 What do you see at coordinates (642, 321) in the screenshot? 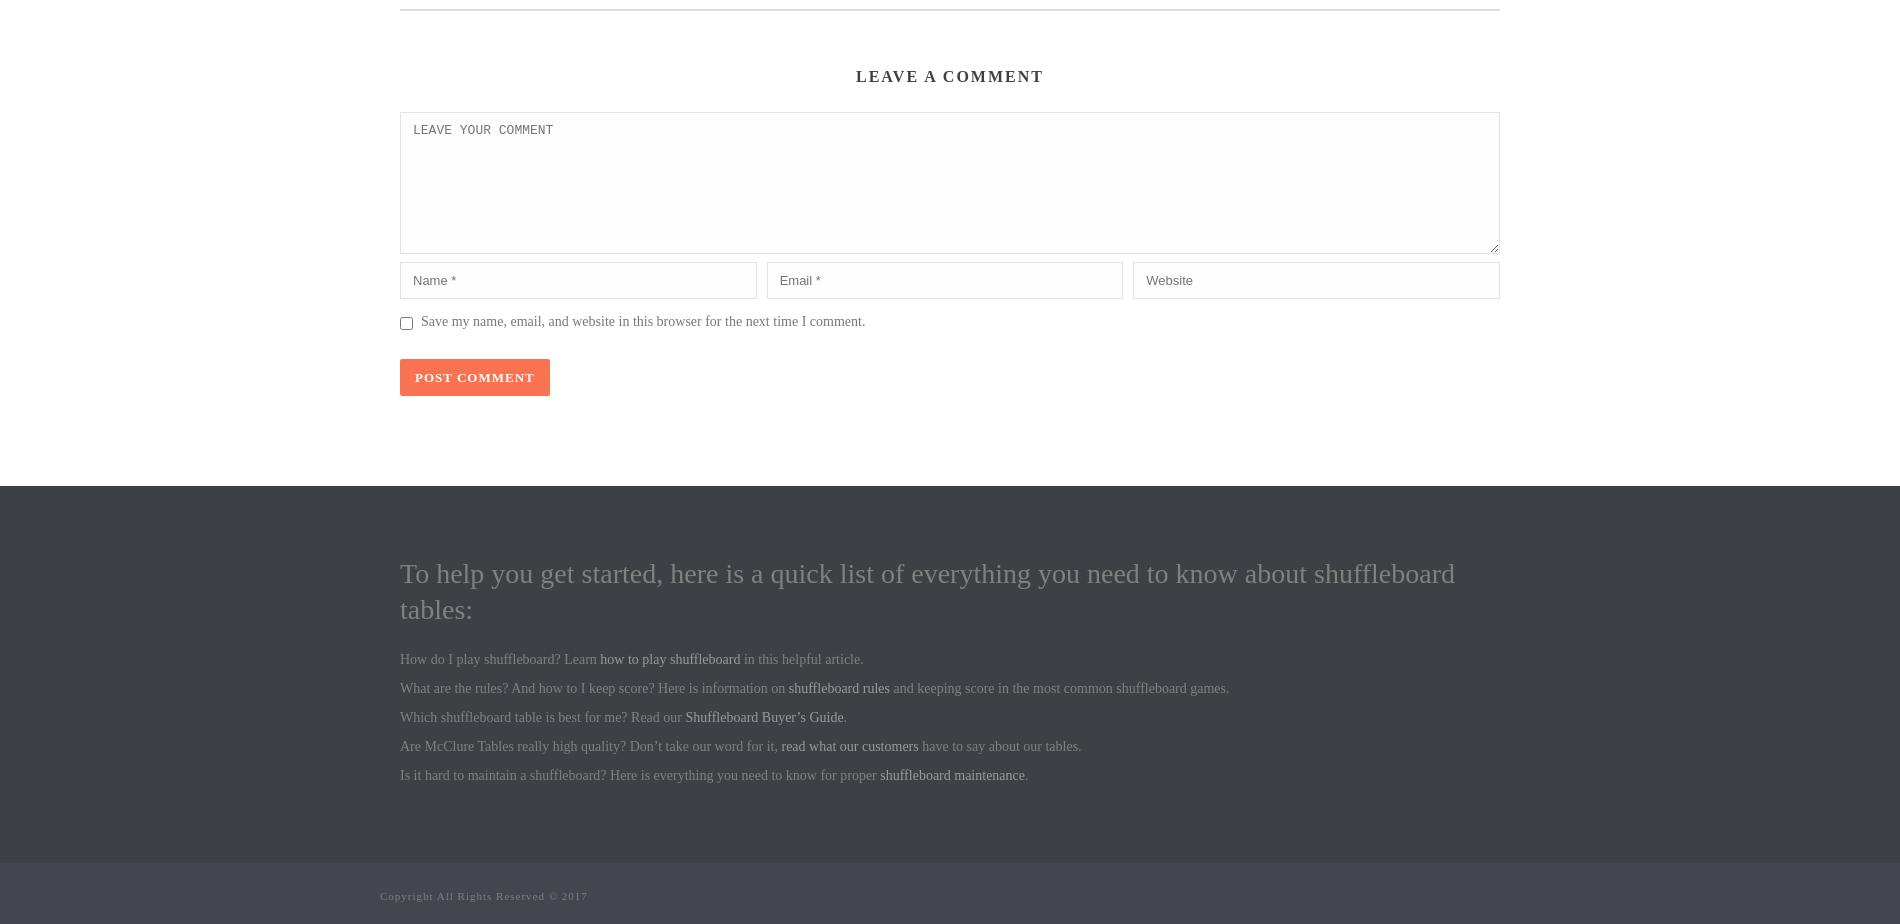
I see `'Save my name, email, and website in this browser for the next time I comment.'` at bounding box center [642, 321].